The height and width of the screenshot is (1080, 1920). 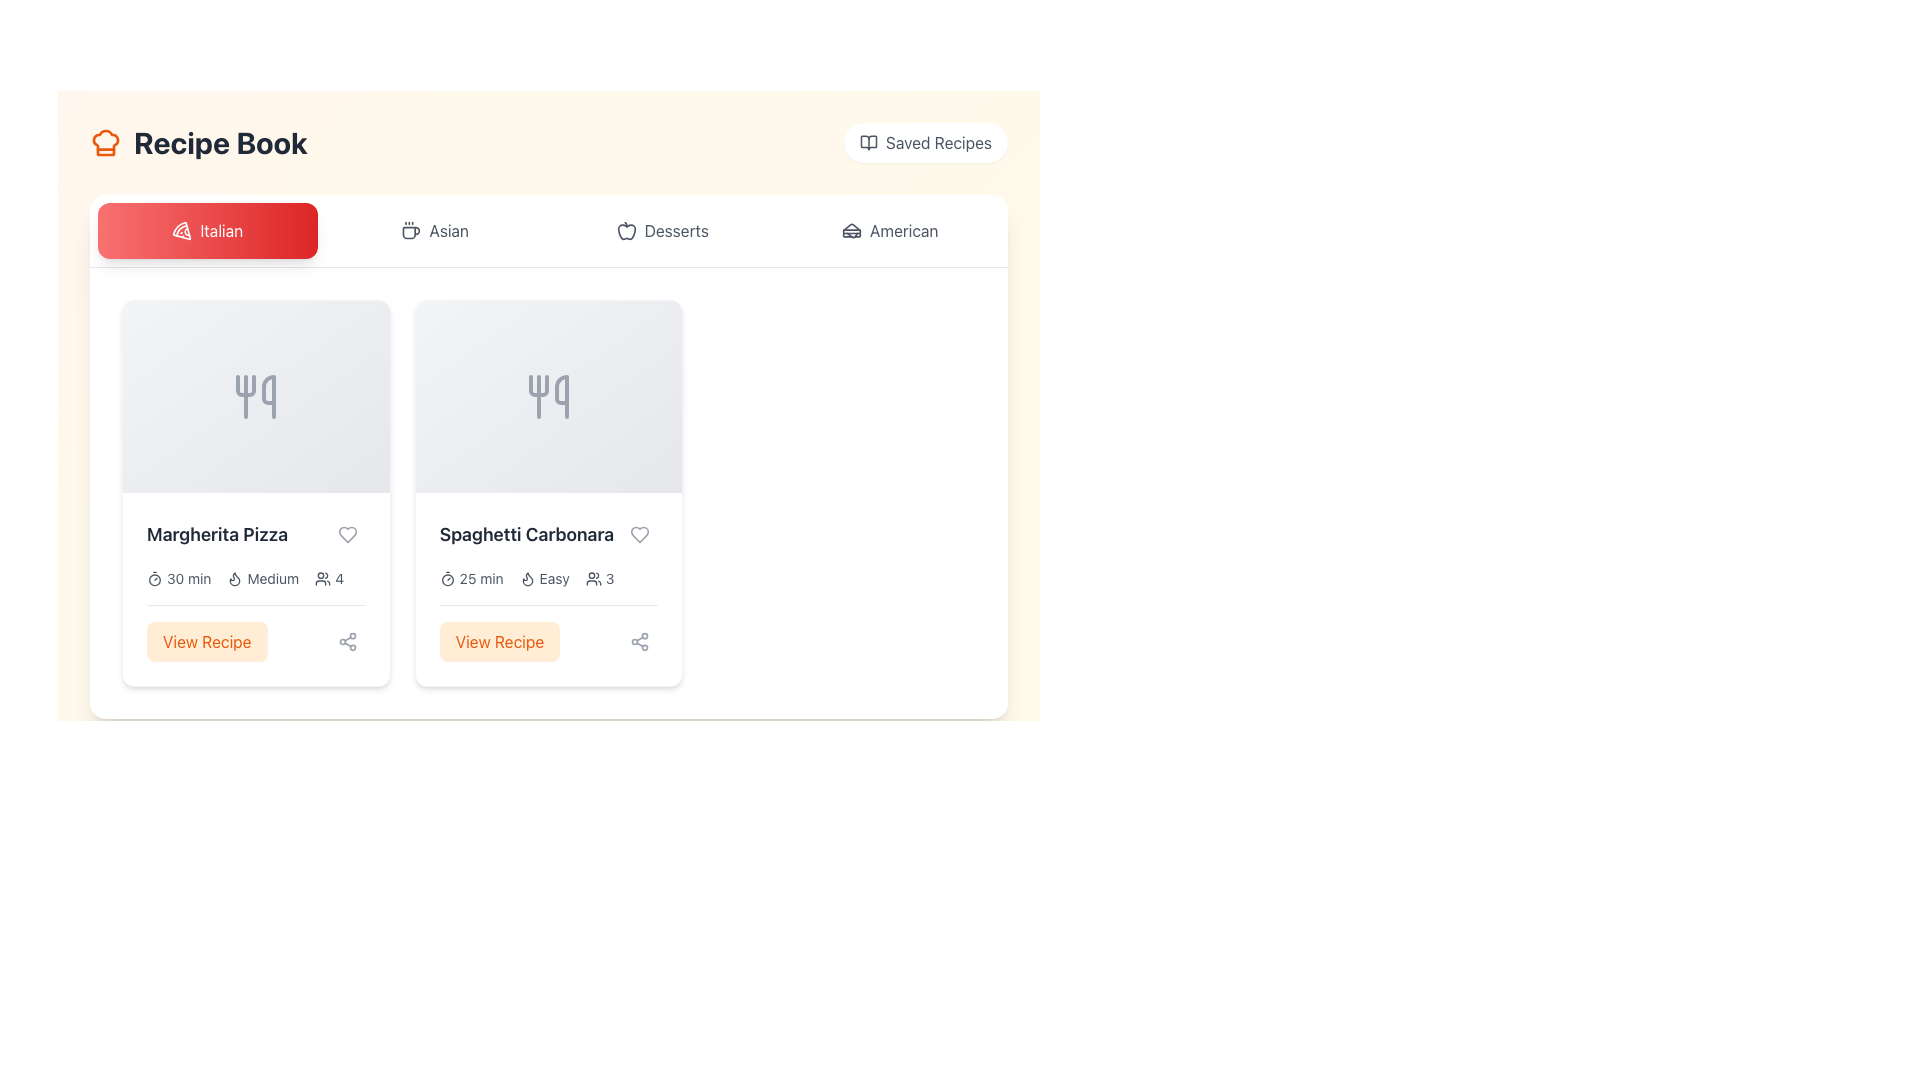 What do you see at coordinates (527, 578) in the screenshot?
I see `the difficulty level icon located within the 'Easy' difficulty label on the right recipe card for 'Spaghetti Carbonara'` at bounding box center [527, 578].